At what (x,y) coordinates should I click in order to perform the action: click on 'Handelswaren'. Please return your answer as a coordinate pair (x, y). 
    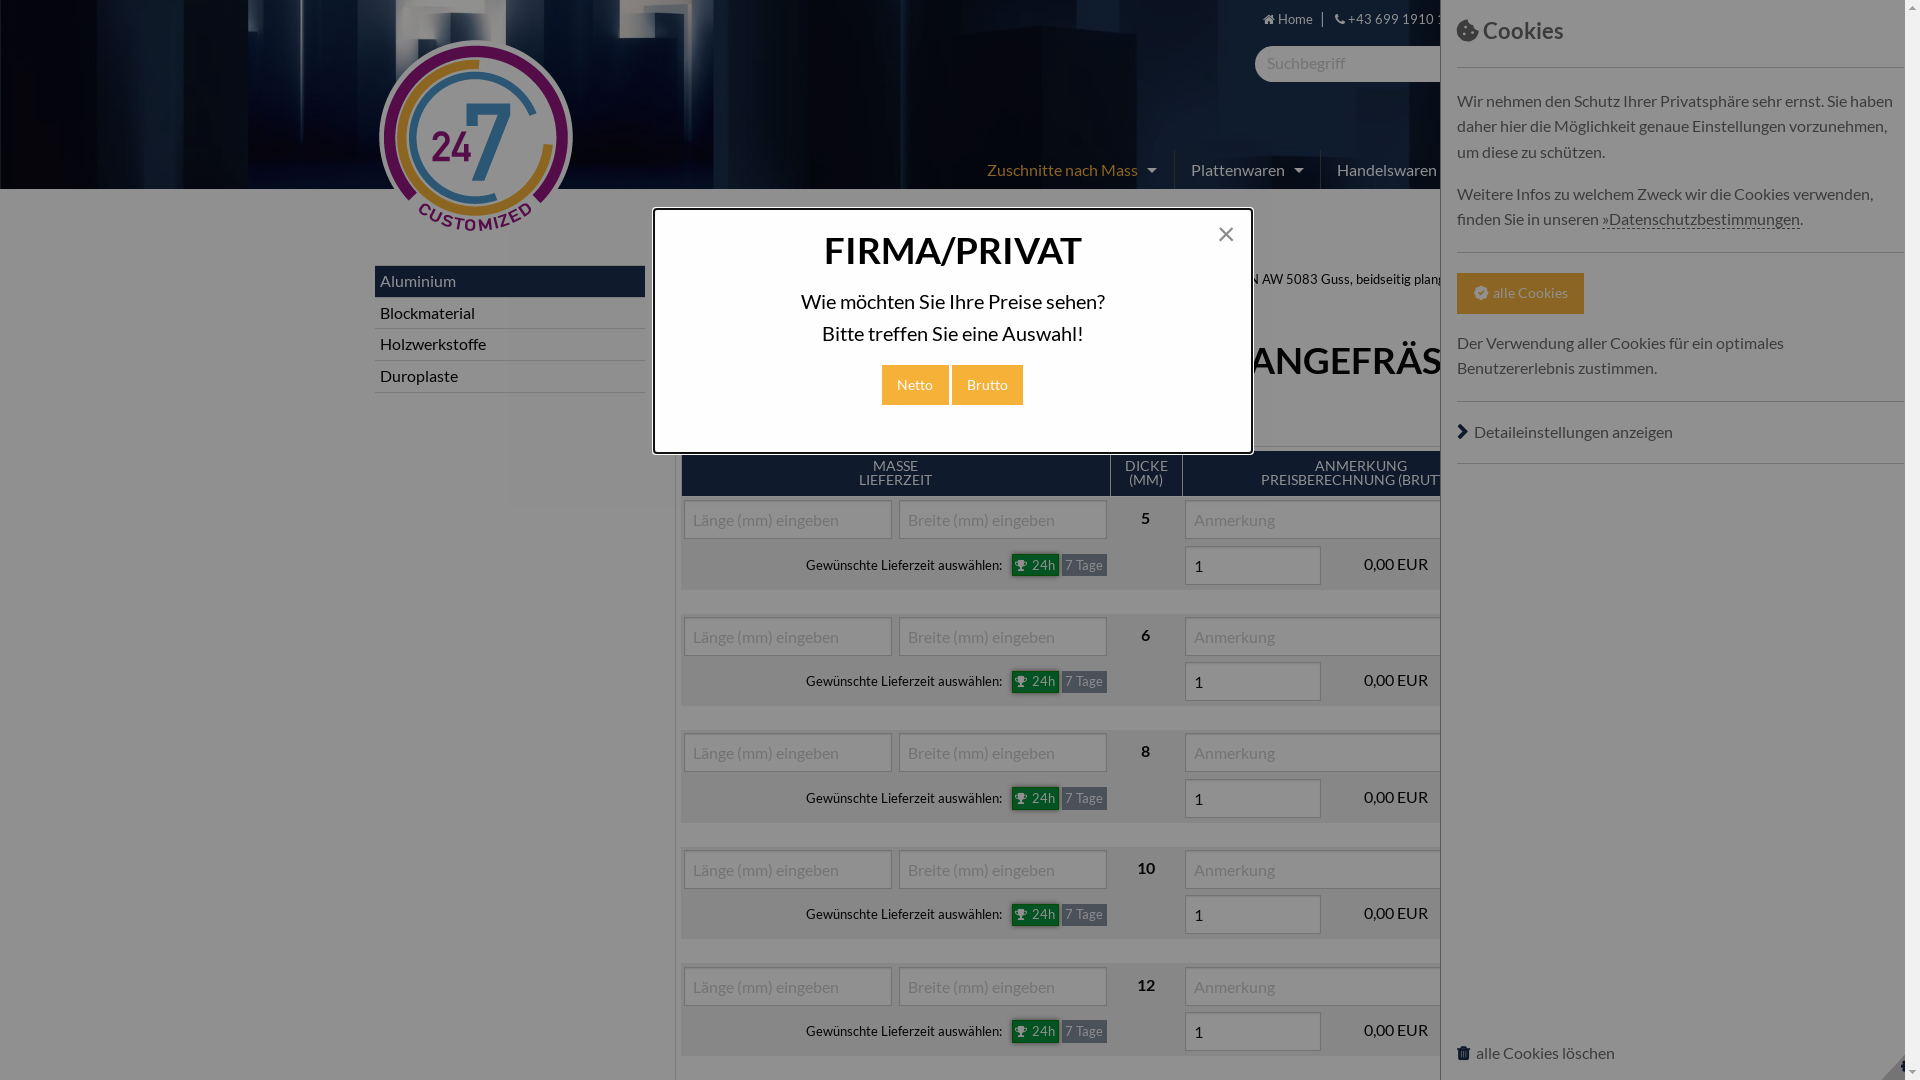
    Looking at the image, I should click on (1390, 168).